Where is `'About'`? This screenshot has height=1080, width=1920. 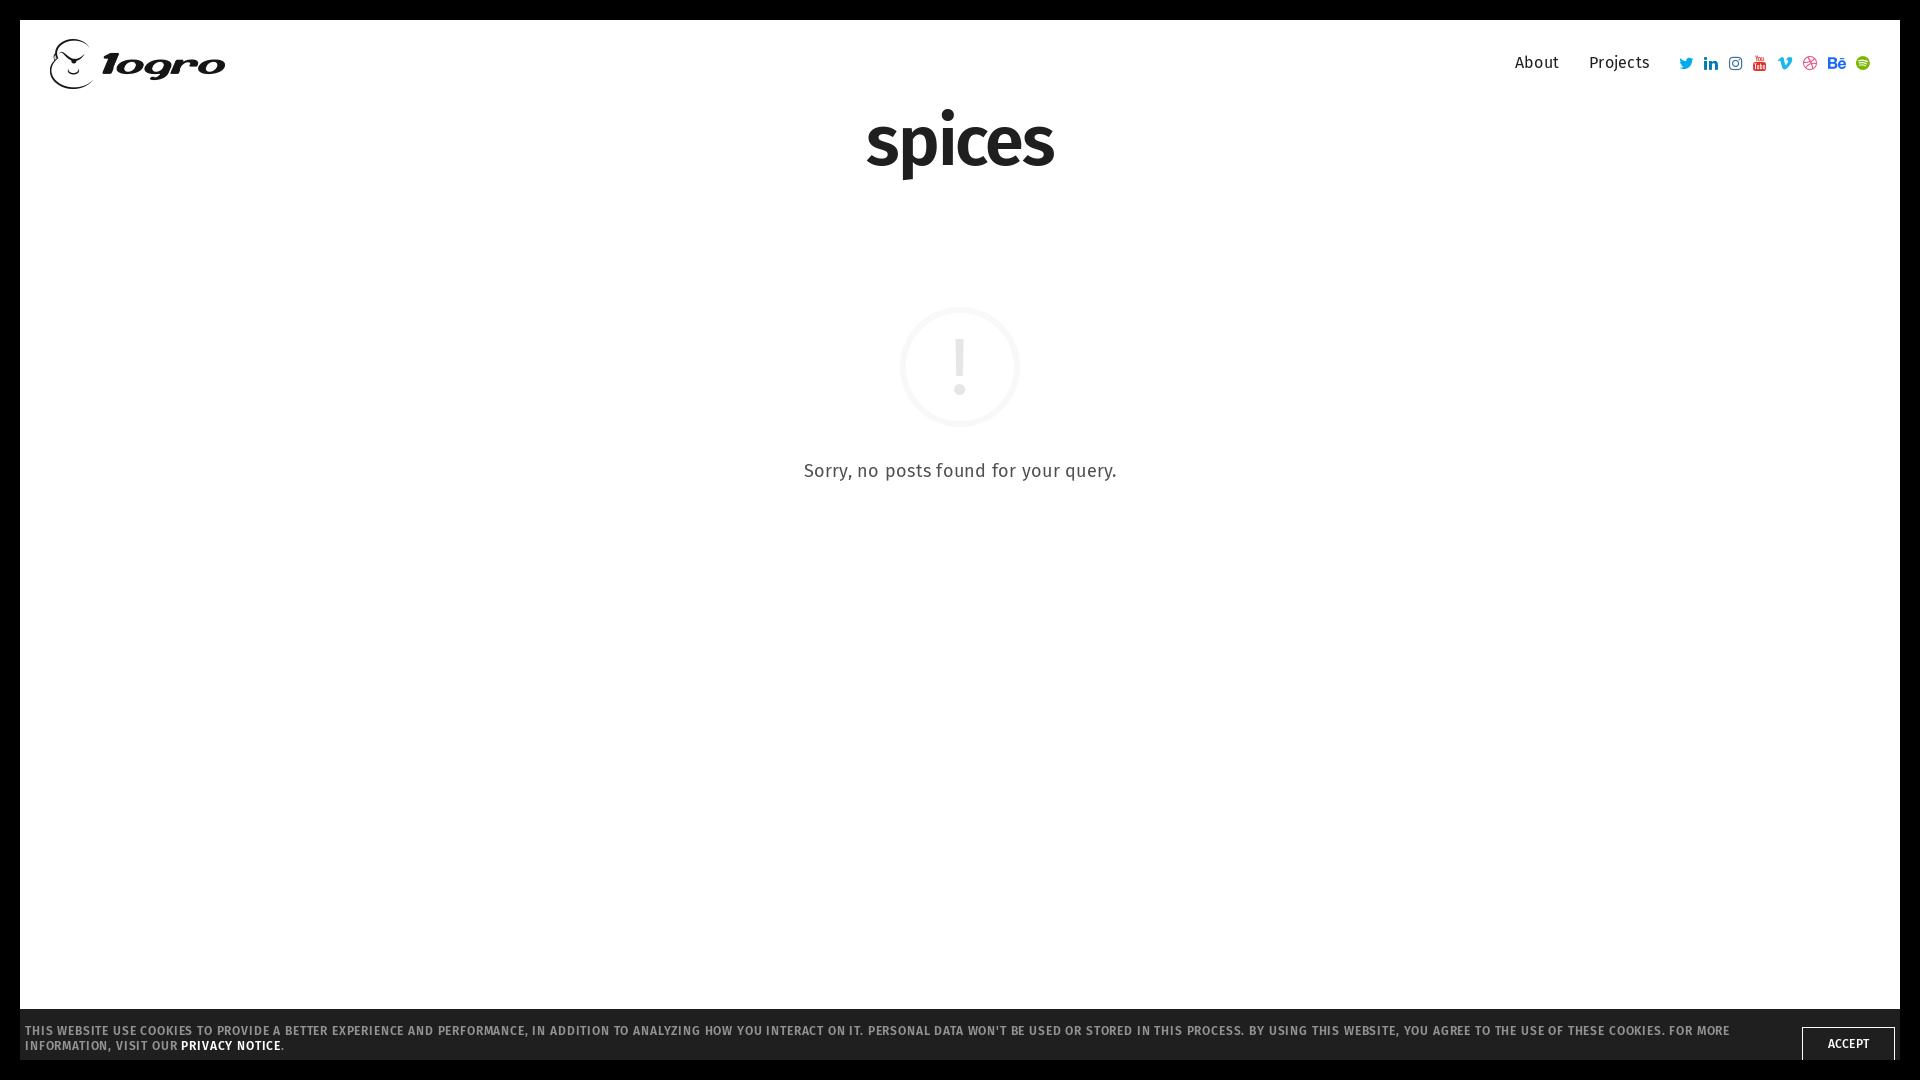 'About' is located at coordinates (1535, 62).